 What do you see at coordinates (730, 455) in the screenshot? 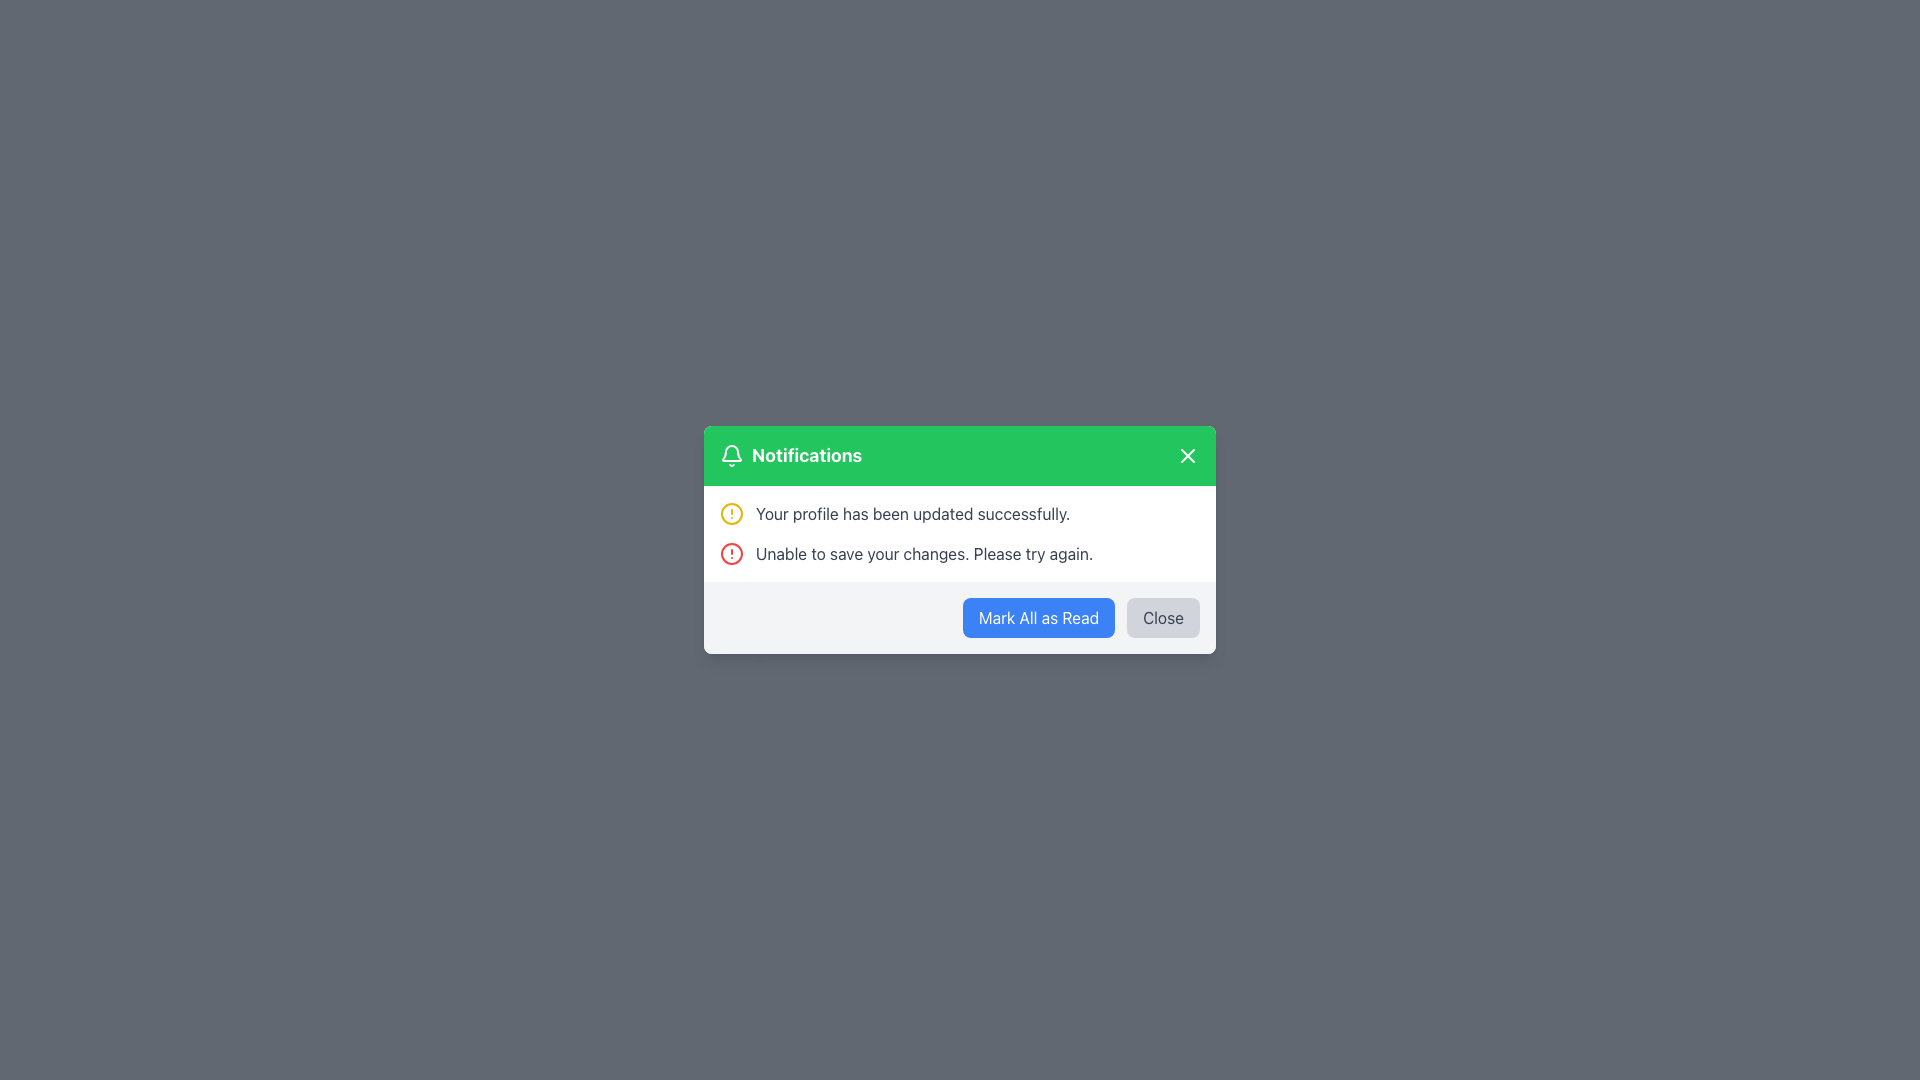
I see `the bell icon located to the far left of the header area of the notification card, which is styled in white against a green background and precedes the text label 'Notifications'` at bounding box center [730, 455].